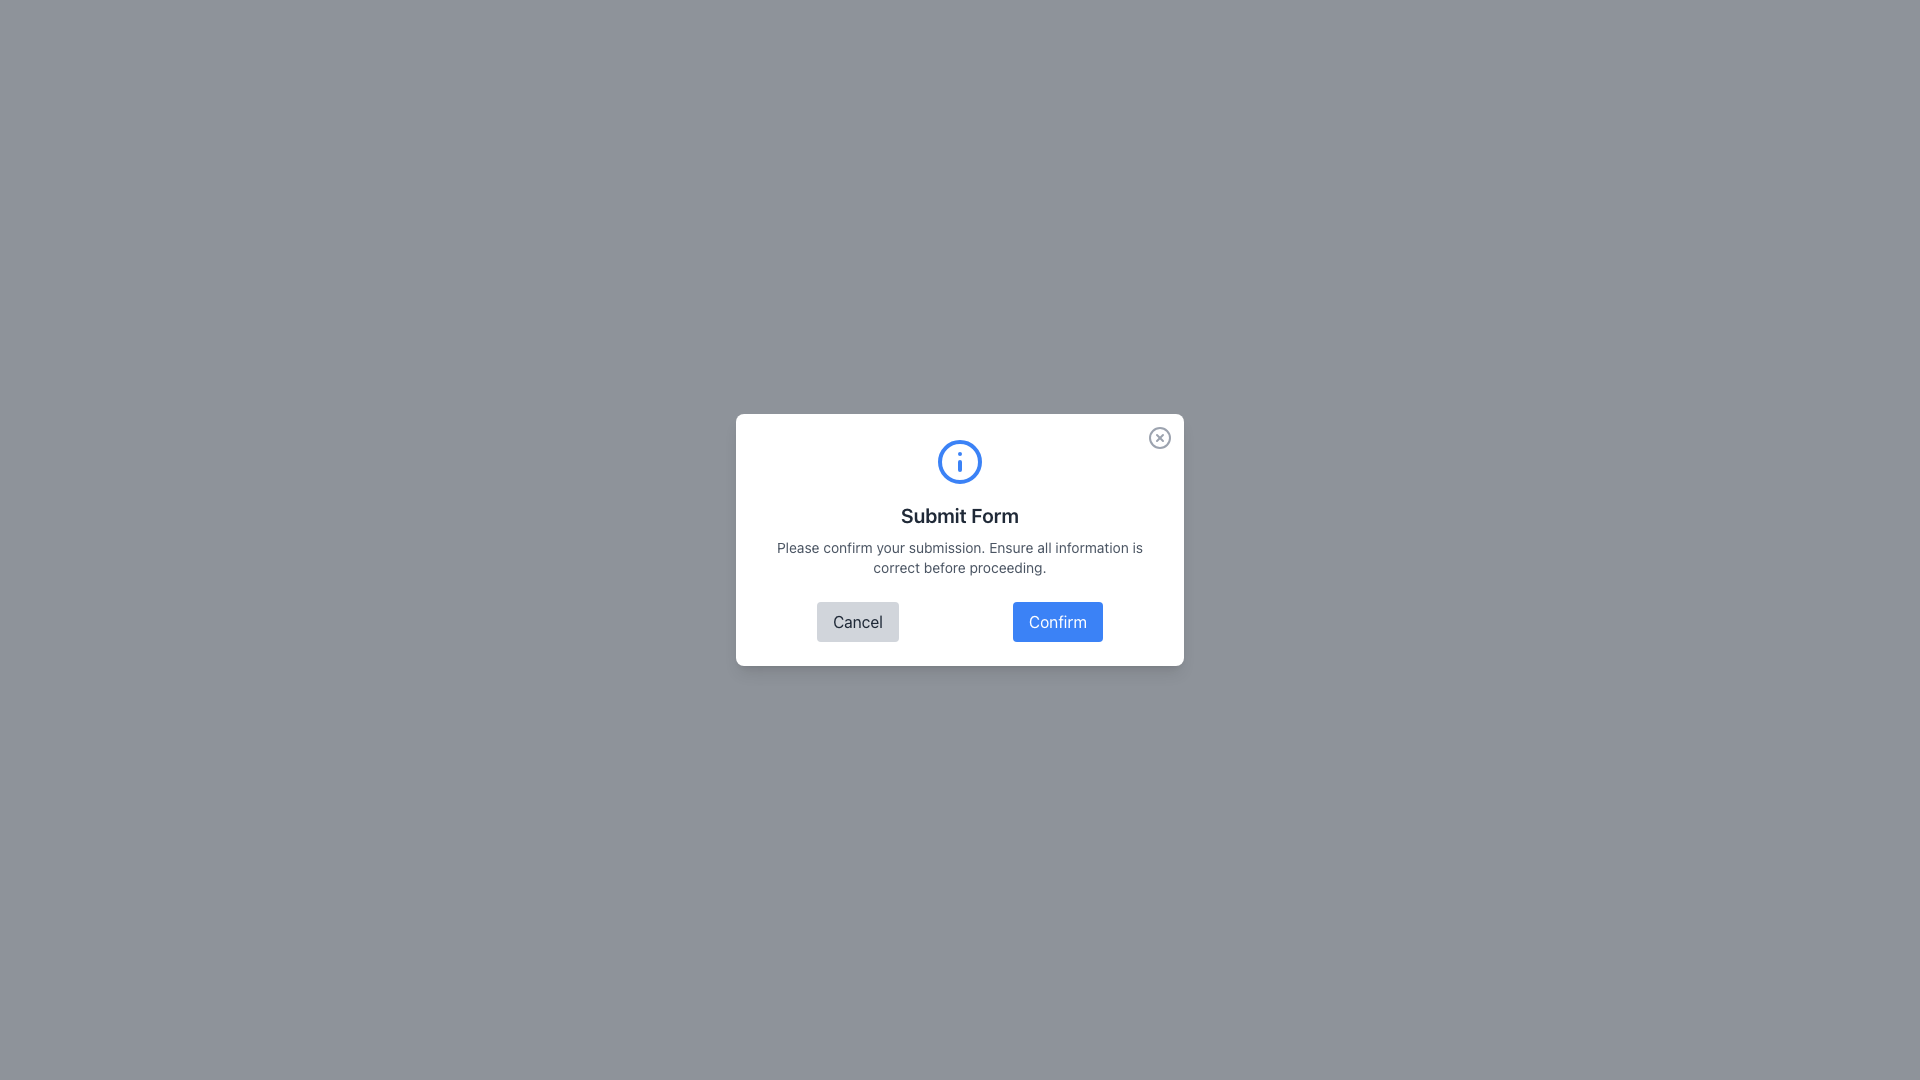 This screenshot has height=1080, width=1920. Describe the element at coordinates (960, 558) in the screenshot. I see `the informational text label that instructs users to review their data before submission, located below the title 'Submit Form' in the confirmation dialog` at that location.